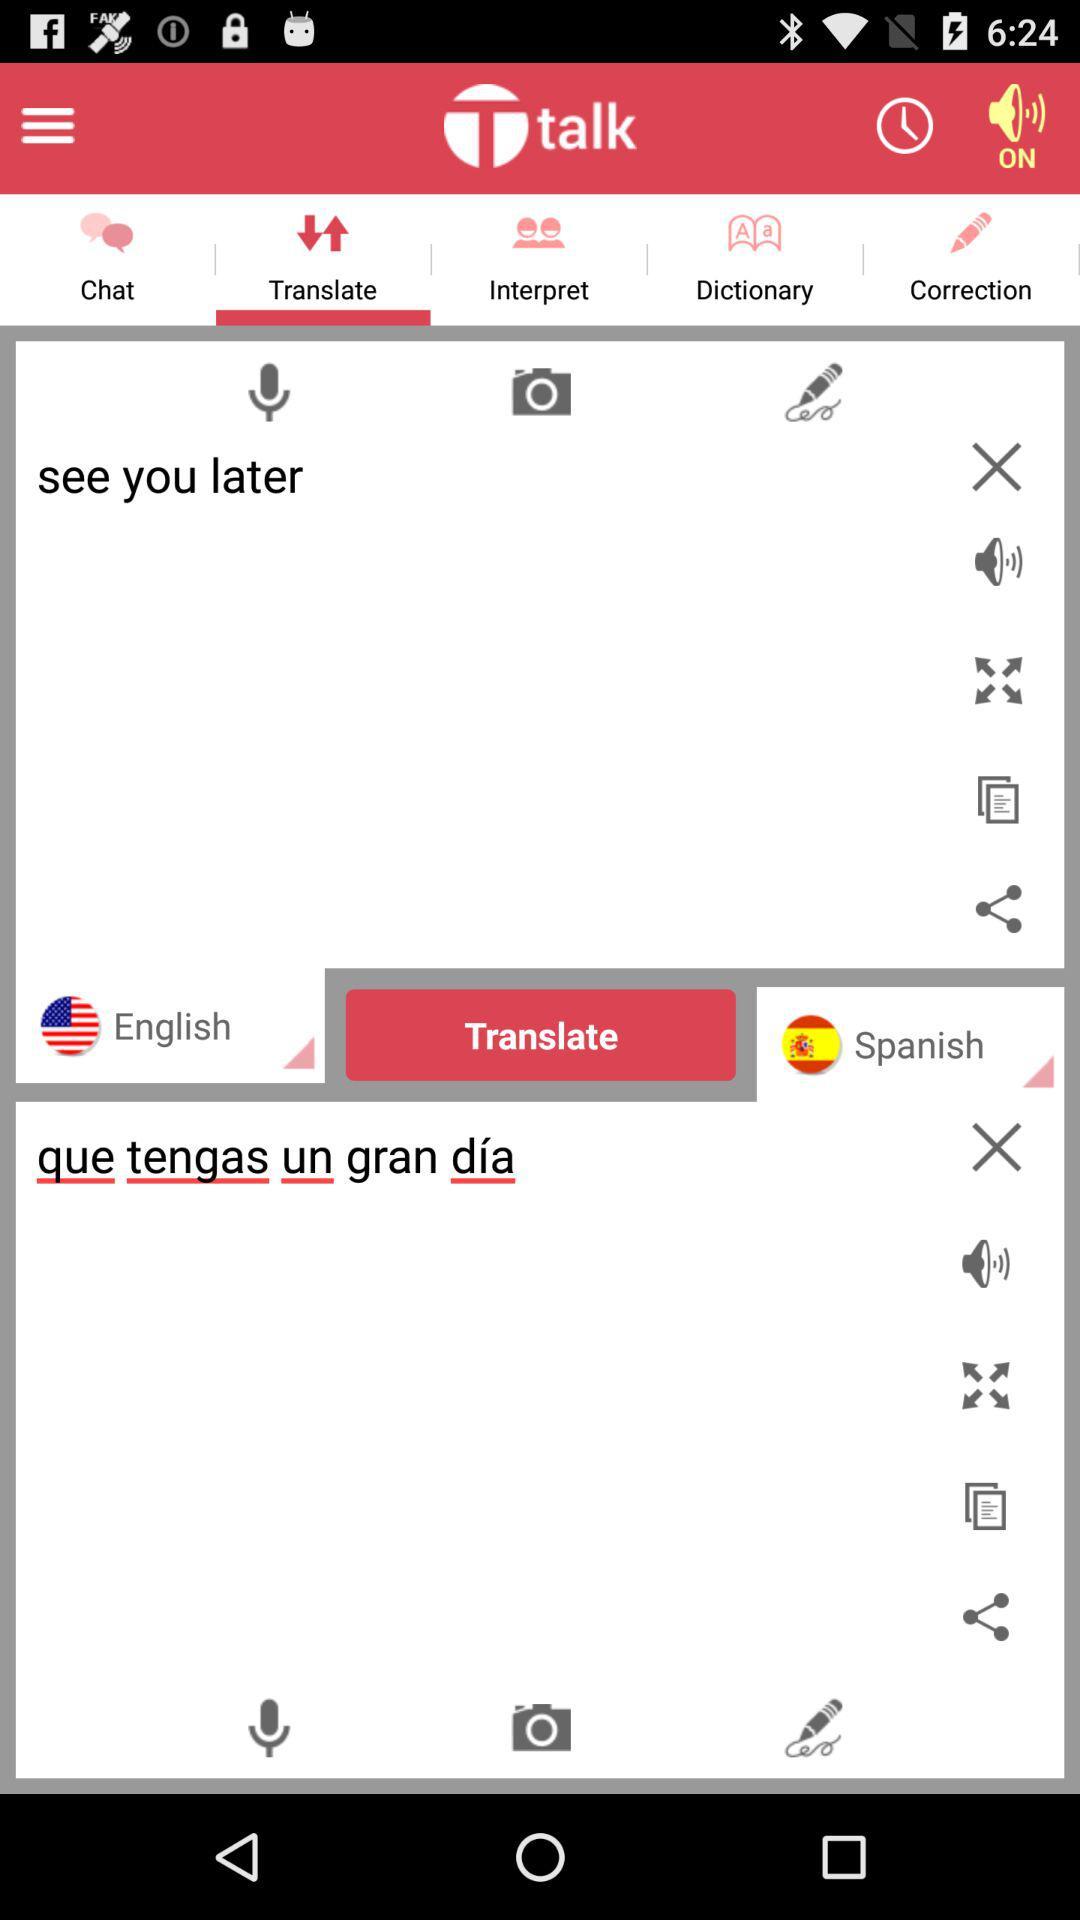  Describe the element at coordinates (987, 1495) in the screenshot. I see `copy the text` at that location.